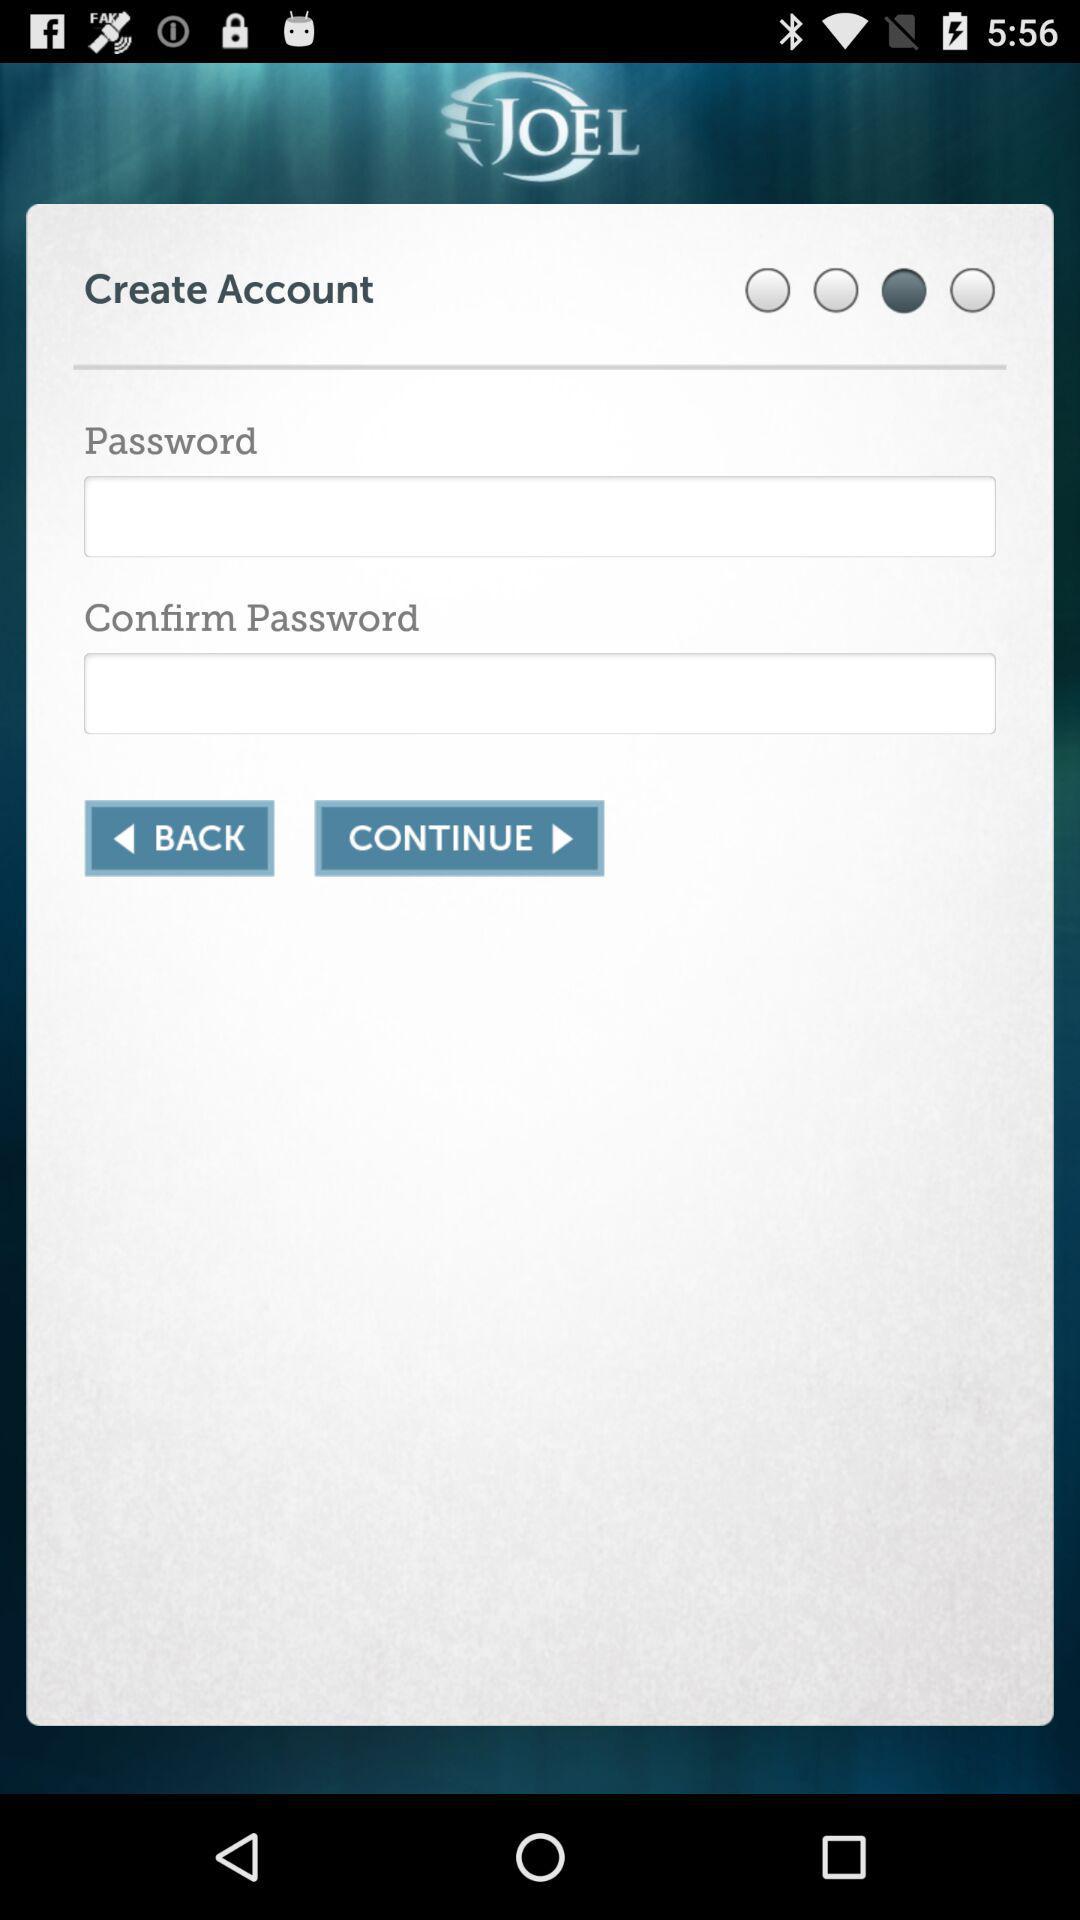 This screenshot has width=1080, height=1920. I want to click on password, so click(540, 516).